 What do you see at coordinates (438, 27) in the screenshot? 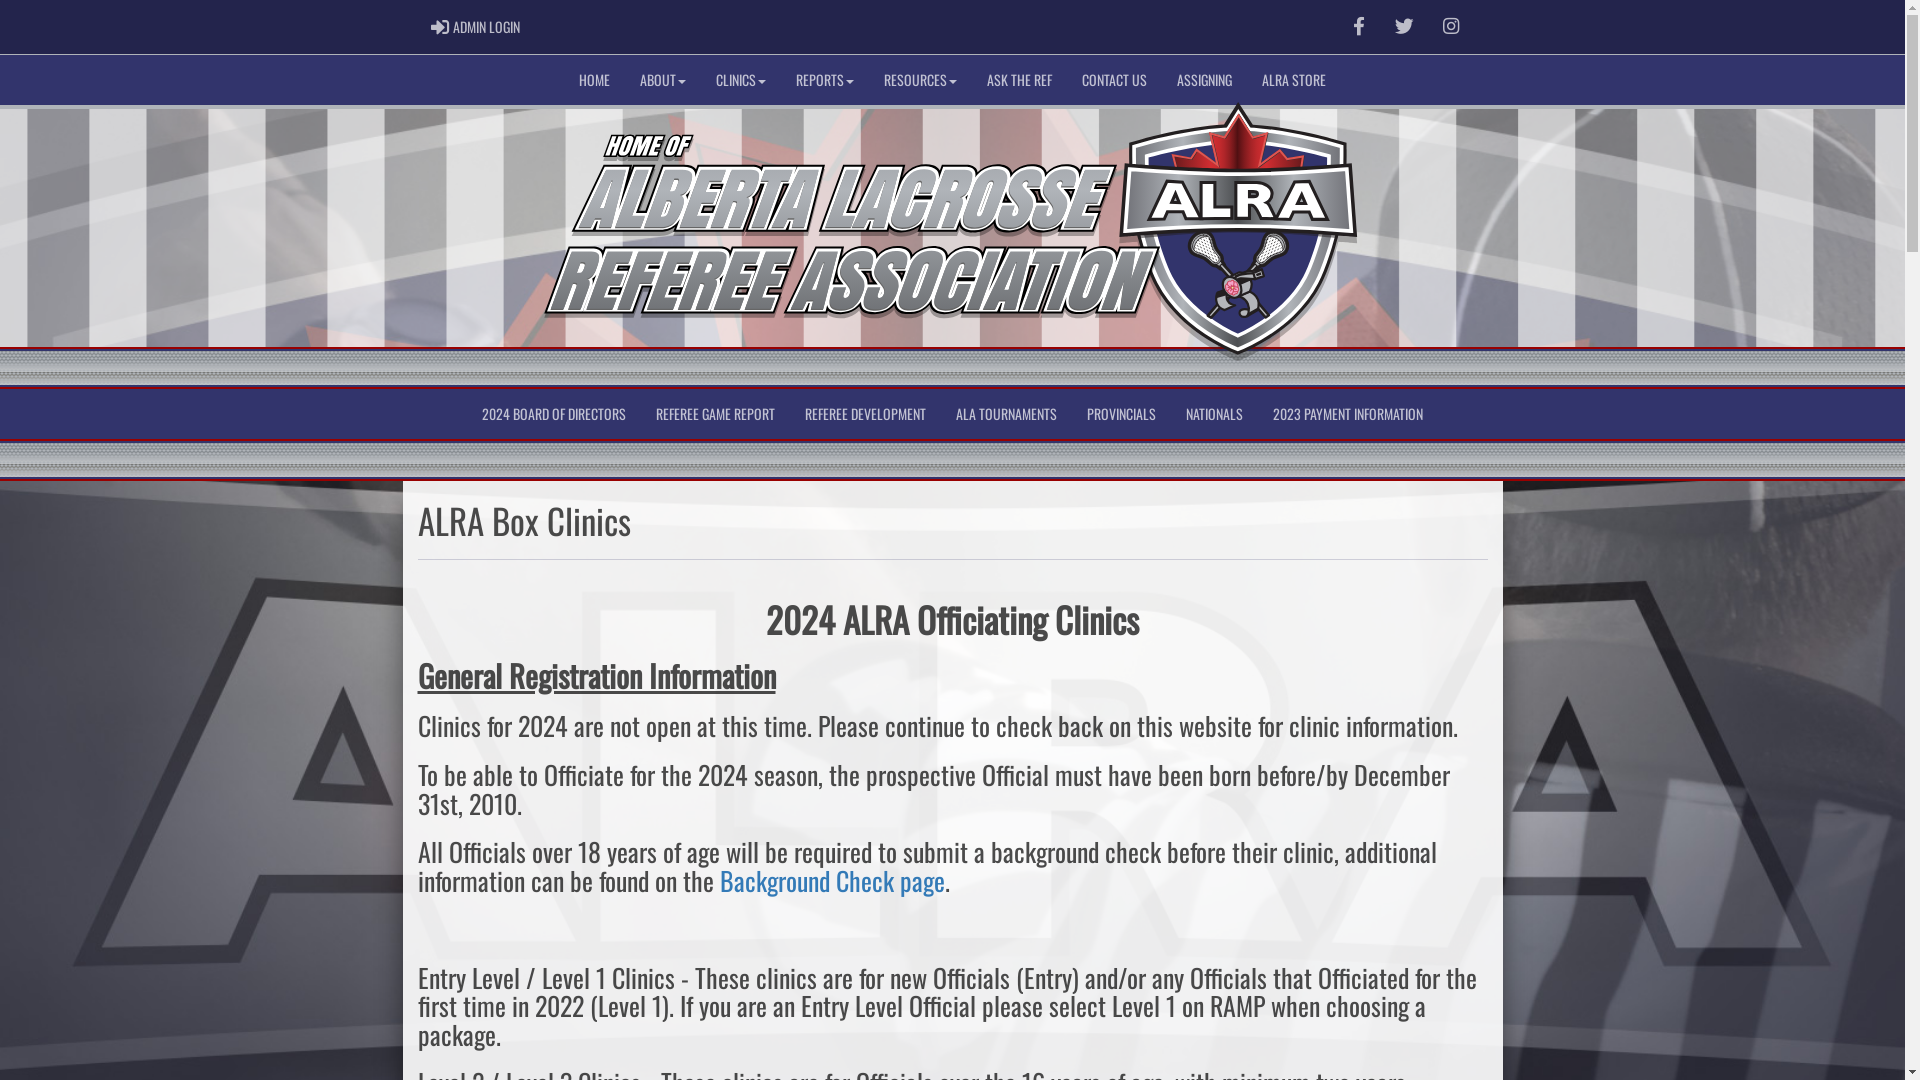
I see `'Login Page'` at bounding box center [438, 27].